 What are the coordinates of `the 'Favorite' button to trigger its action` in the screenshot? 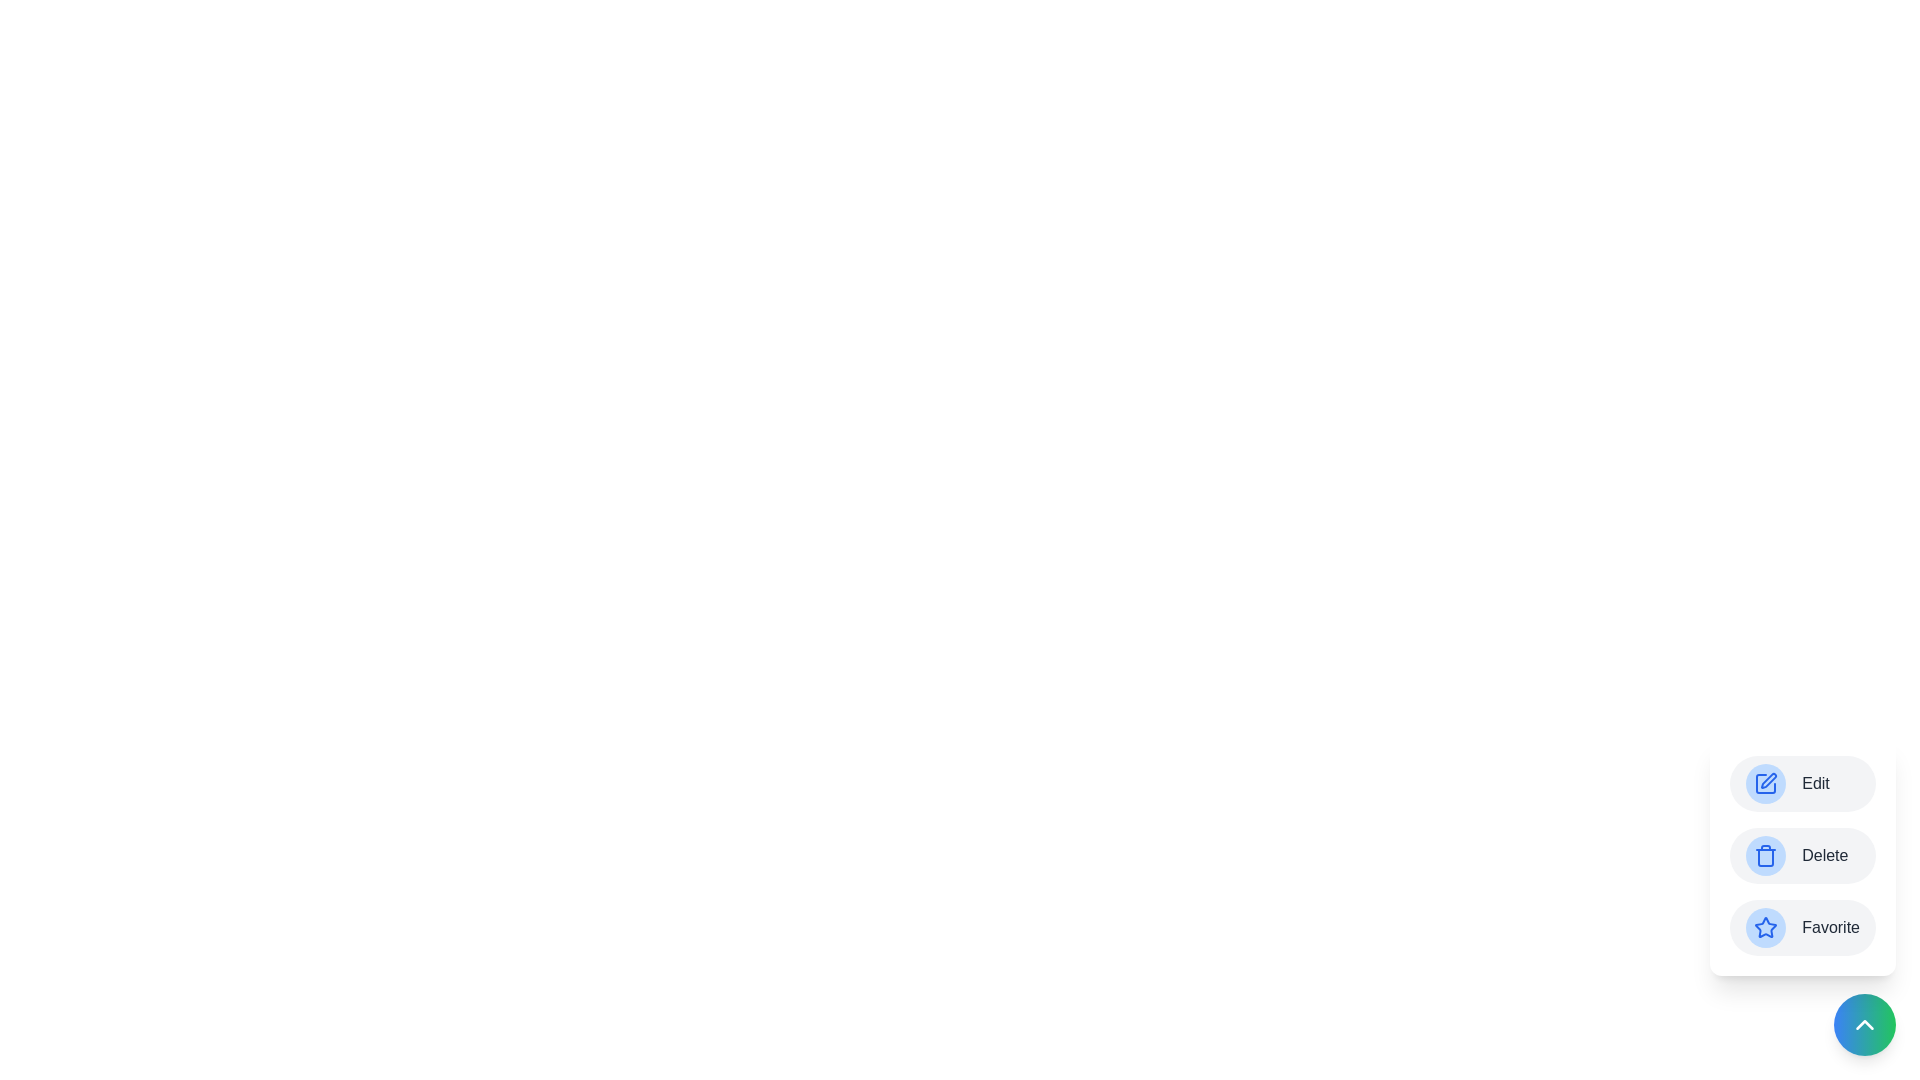 It's located at (1803, 928).